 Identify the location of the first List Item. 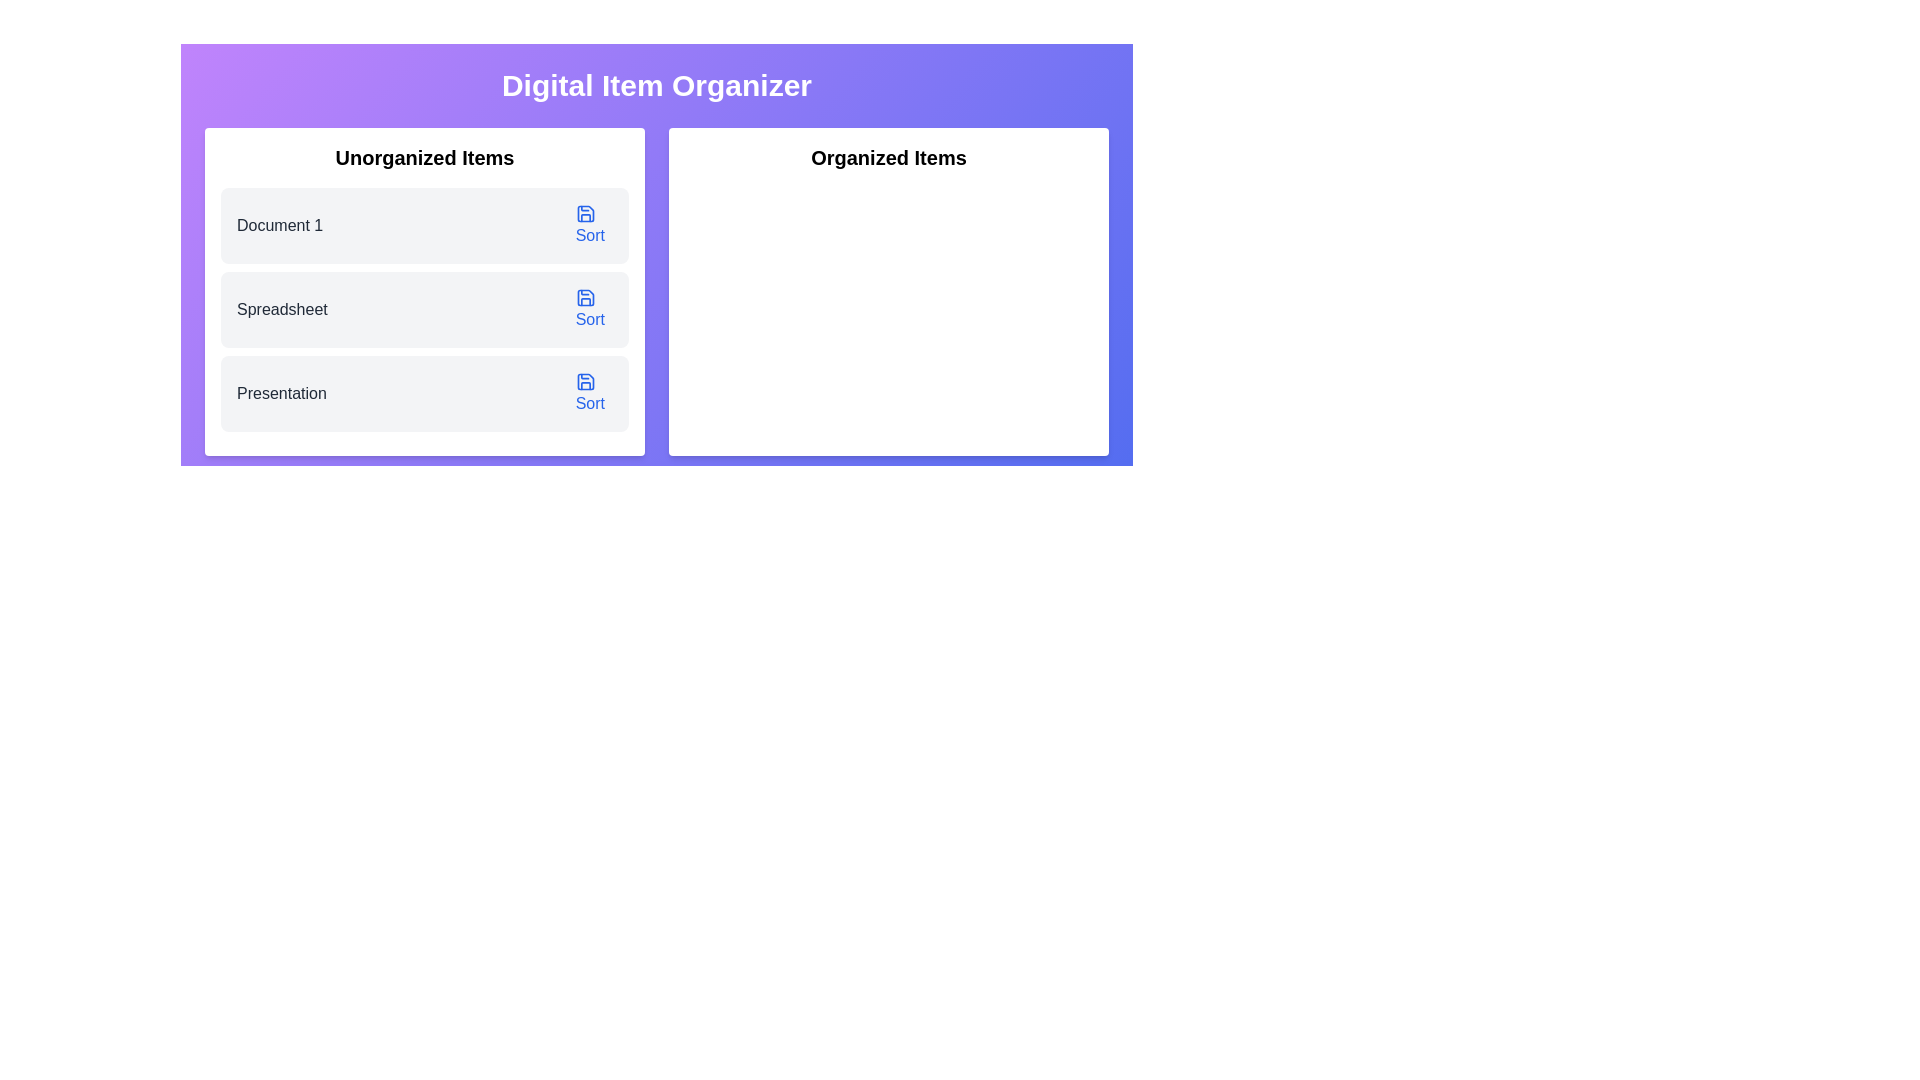
(424, 225).